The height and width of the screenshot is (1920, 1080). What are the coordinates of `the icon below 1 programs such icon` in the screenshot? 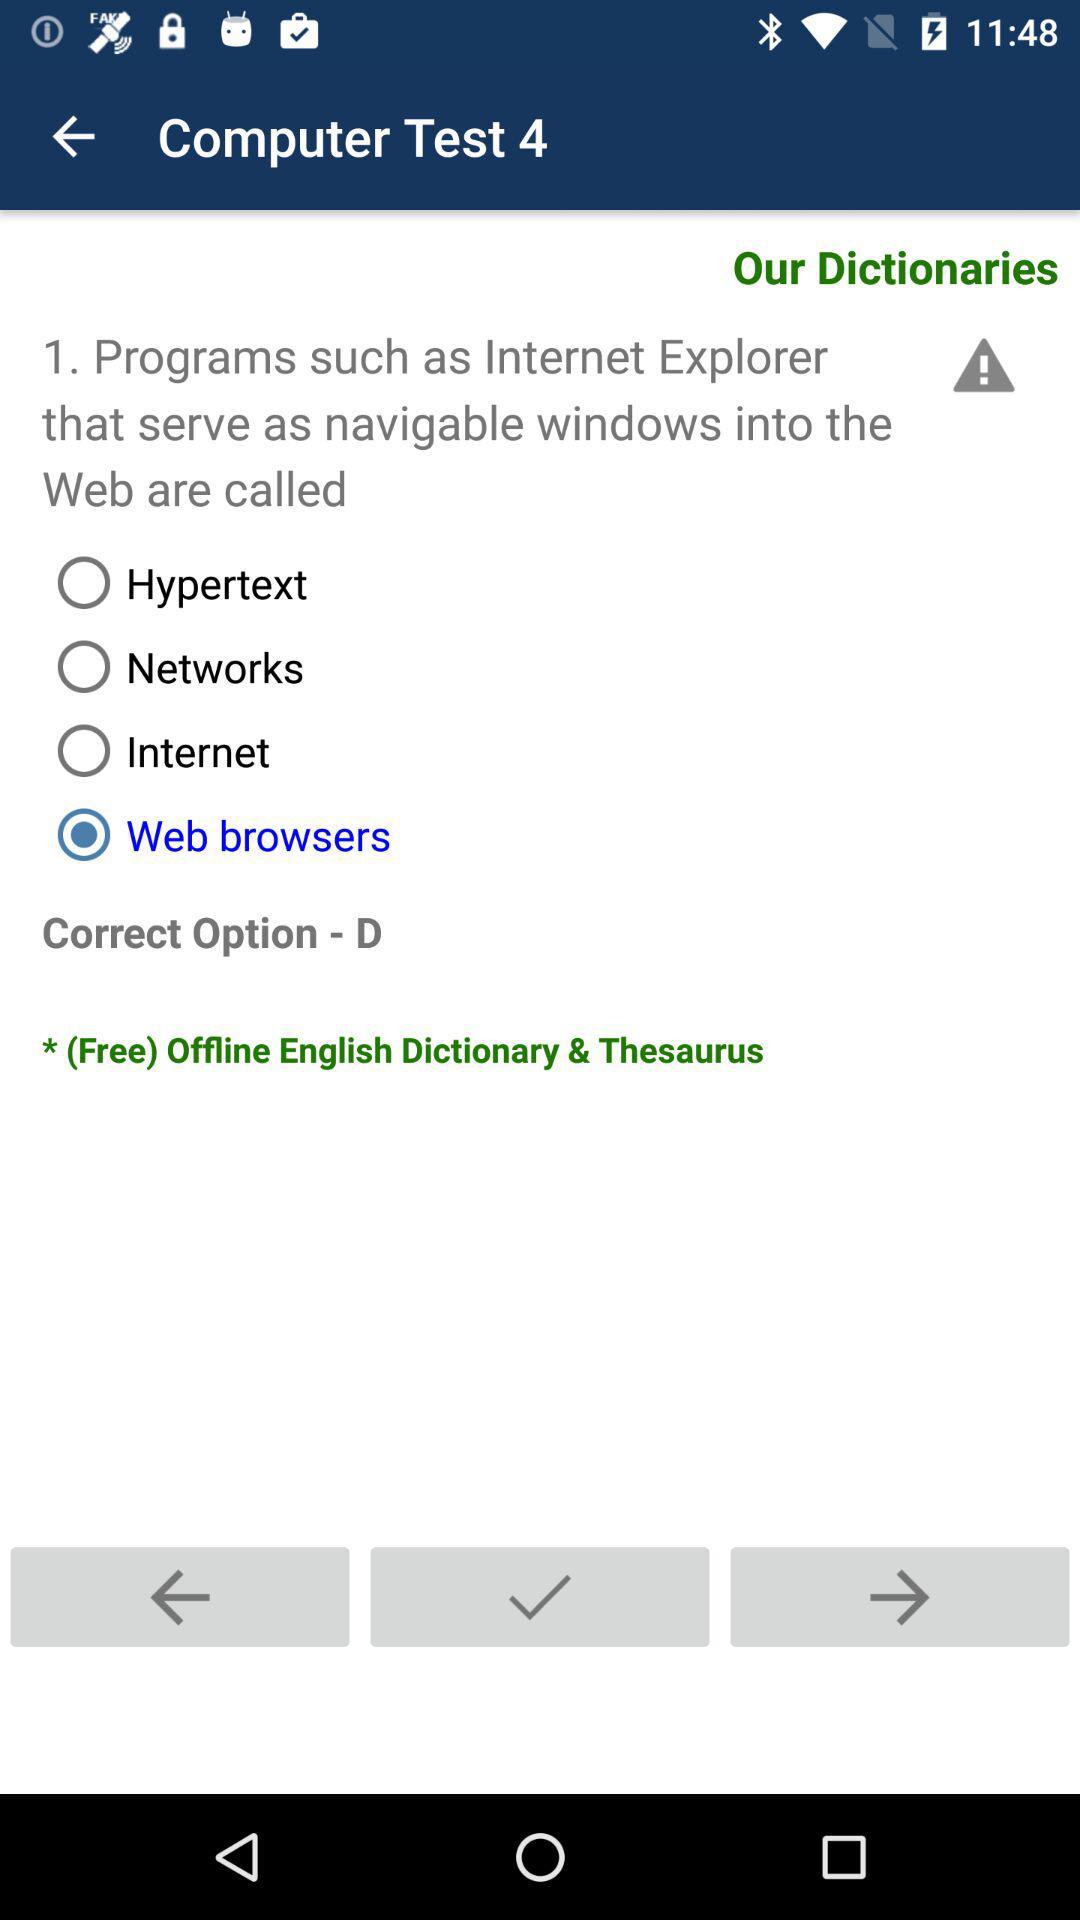 It's located at (560, 581).